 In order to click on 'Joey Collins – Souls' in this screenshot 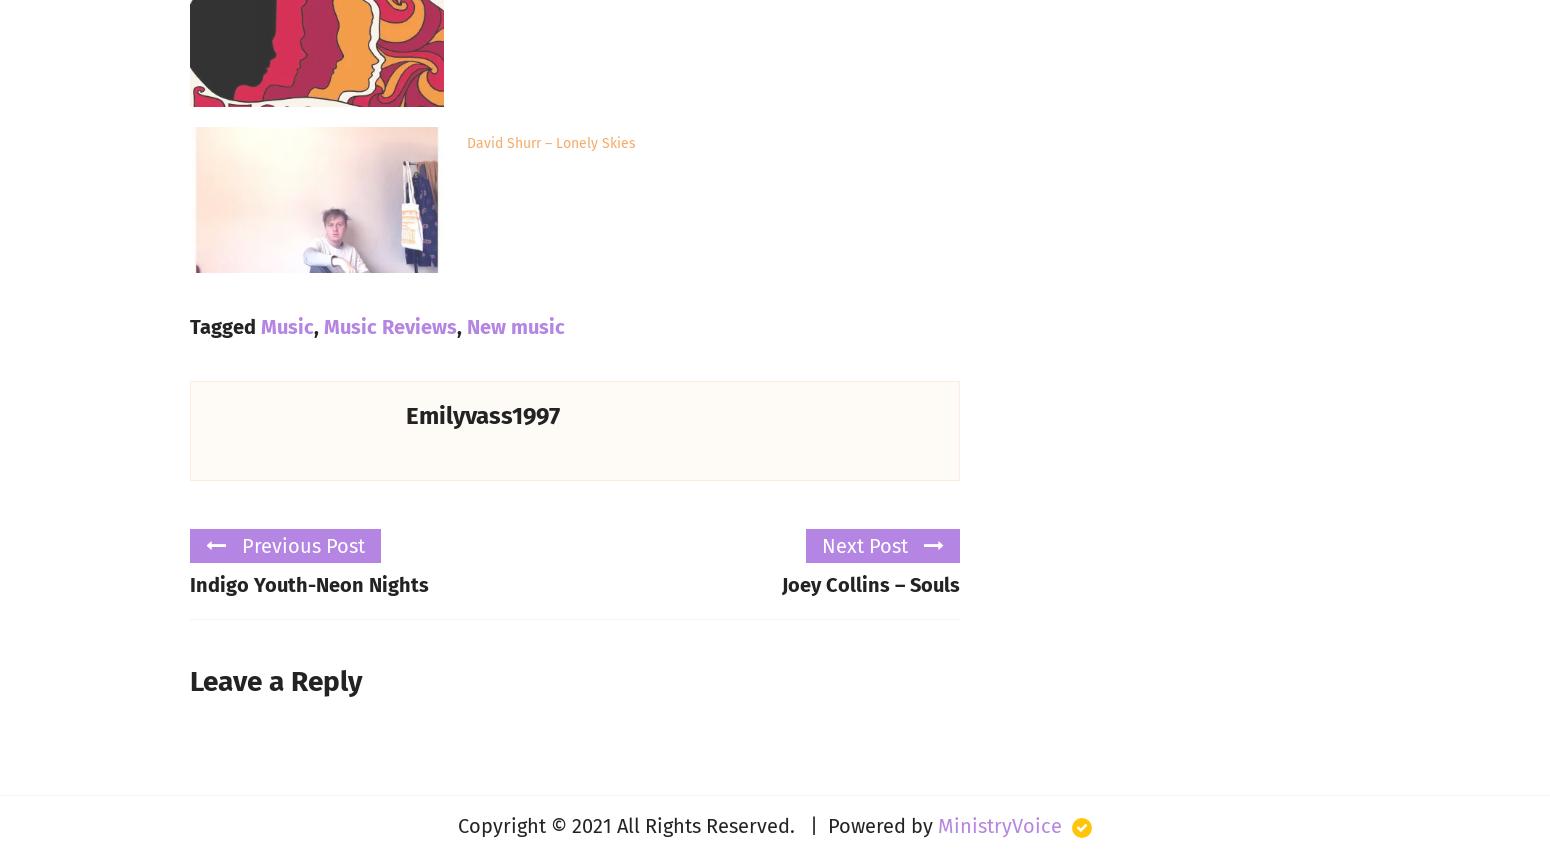, I will do `click(870, 583)`.